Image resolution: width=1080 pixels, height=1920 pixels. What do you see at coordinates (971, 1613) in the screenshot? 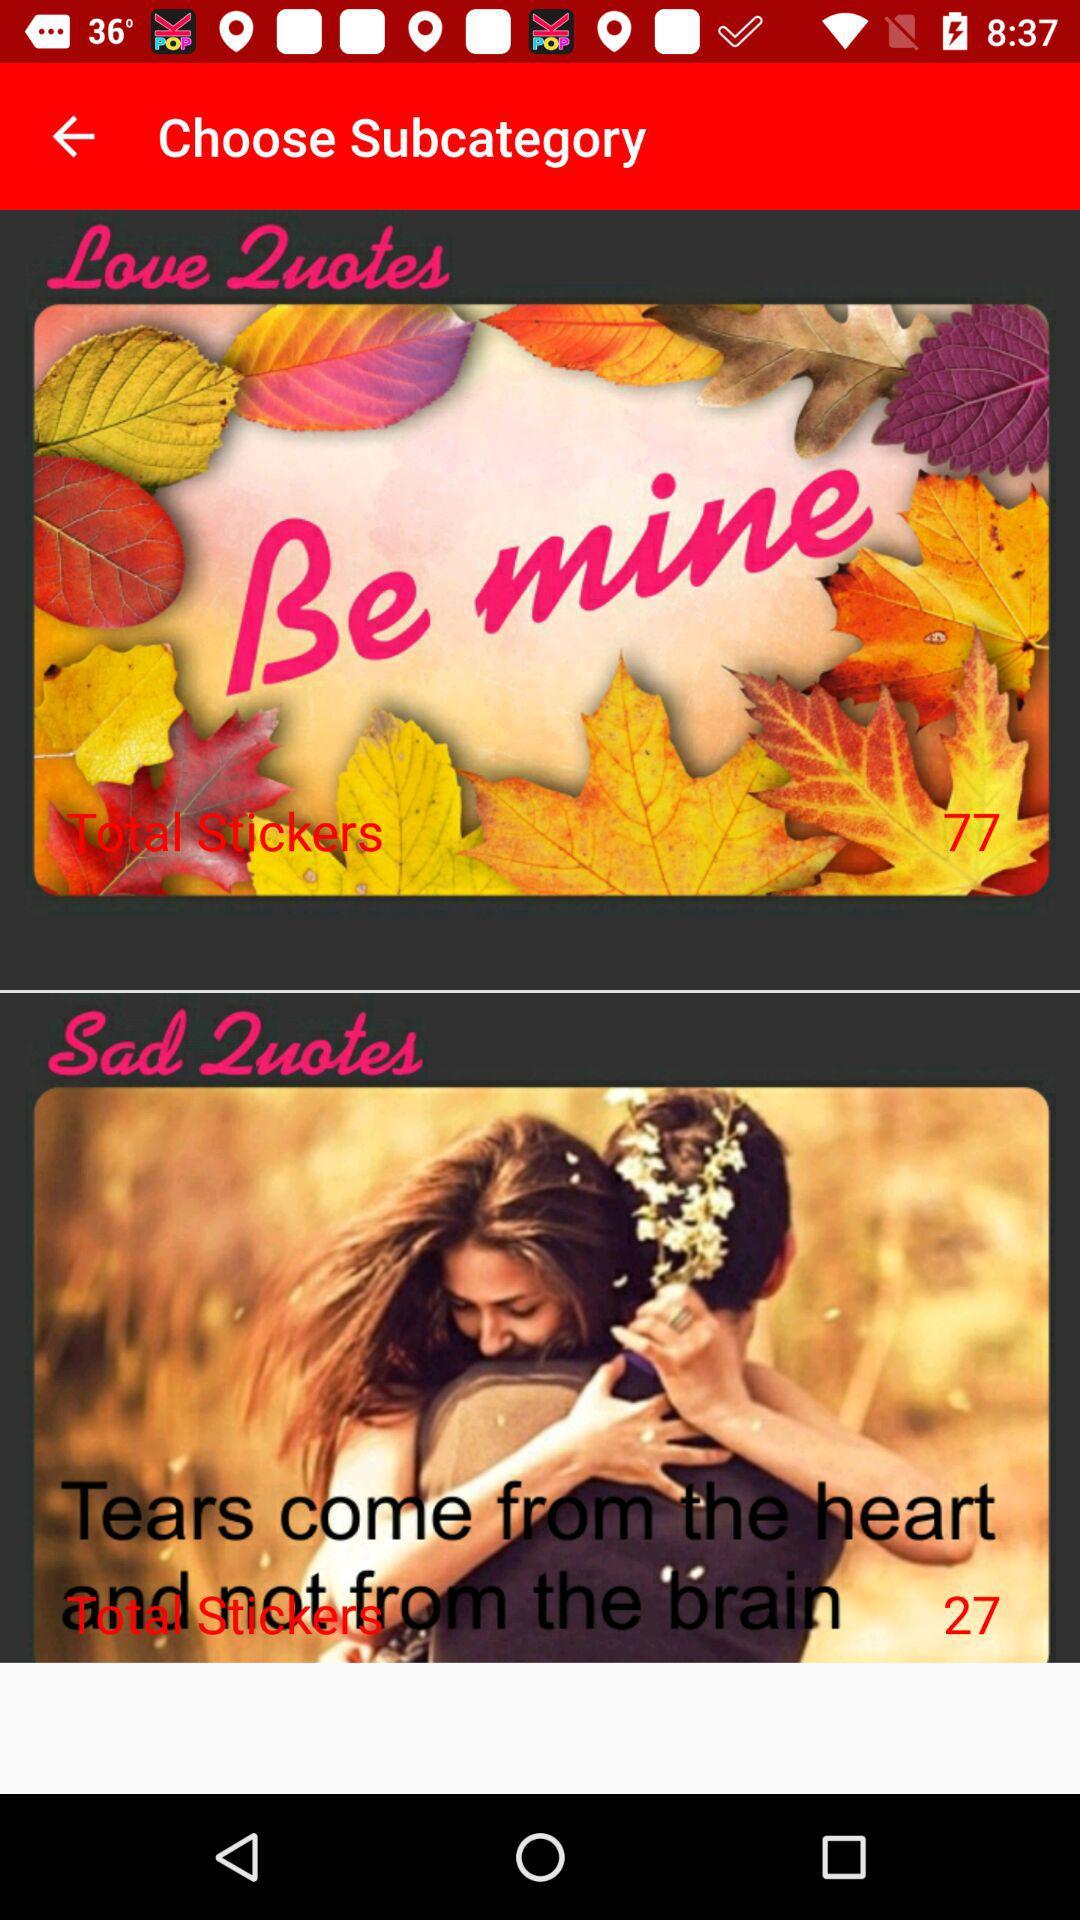
I see `the item next to the total stickers` at bounding box center [971, 1613].